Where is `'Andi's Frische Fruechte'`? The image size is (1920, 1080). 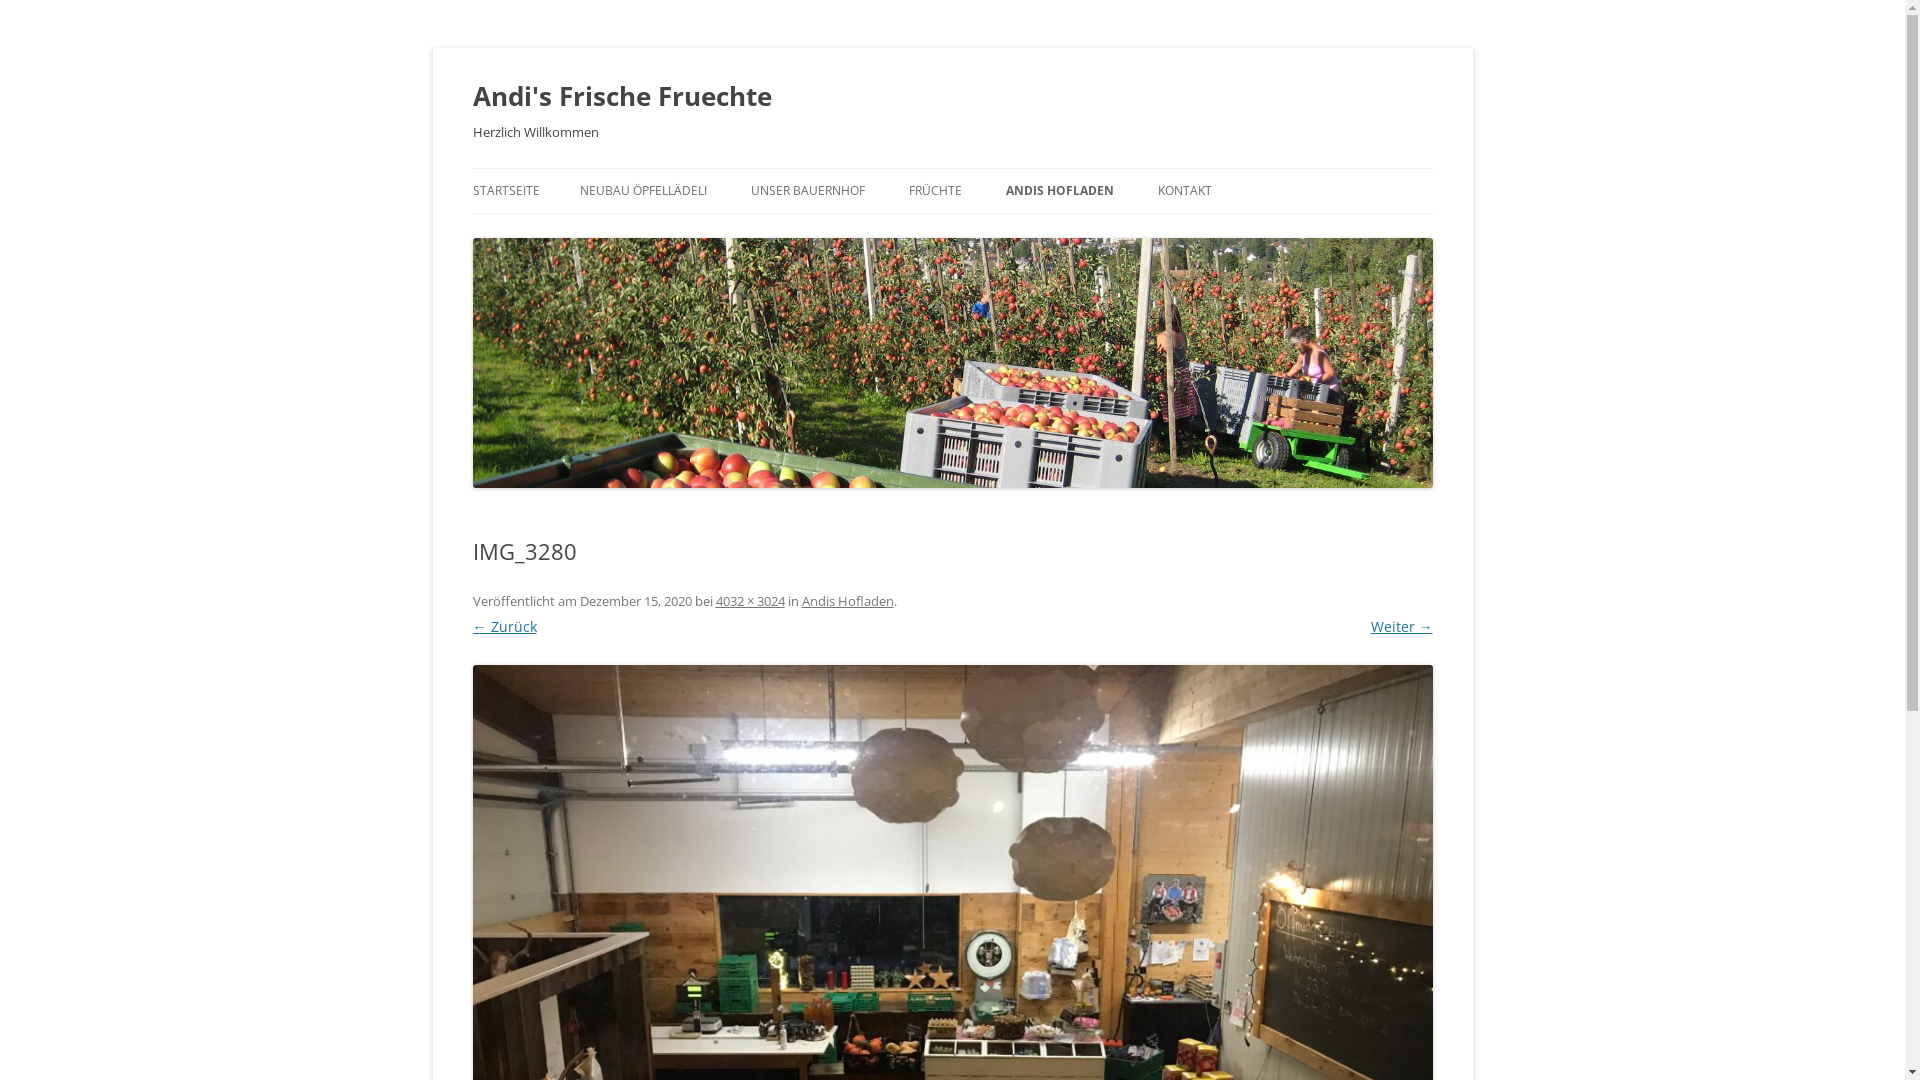
'Andi's Frische Fruechte' is located at coordinates (620, 96).